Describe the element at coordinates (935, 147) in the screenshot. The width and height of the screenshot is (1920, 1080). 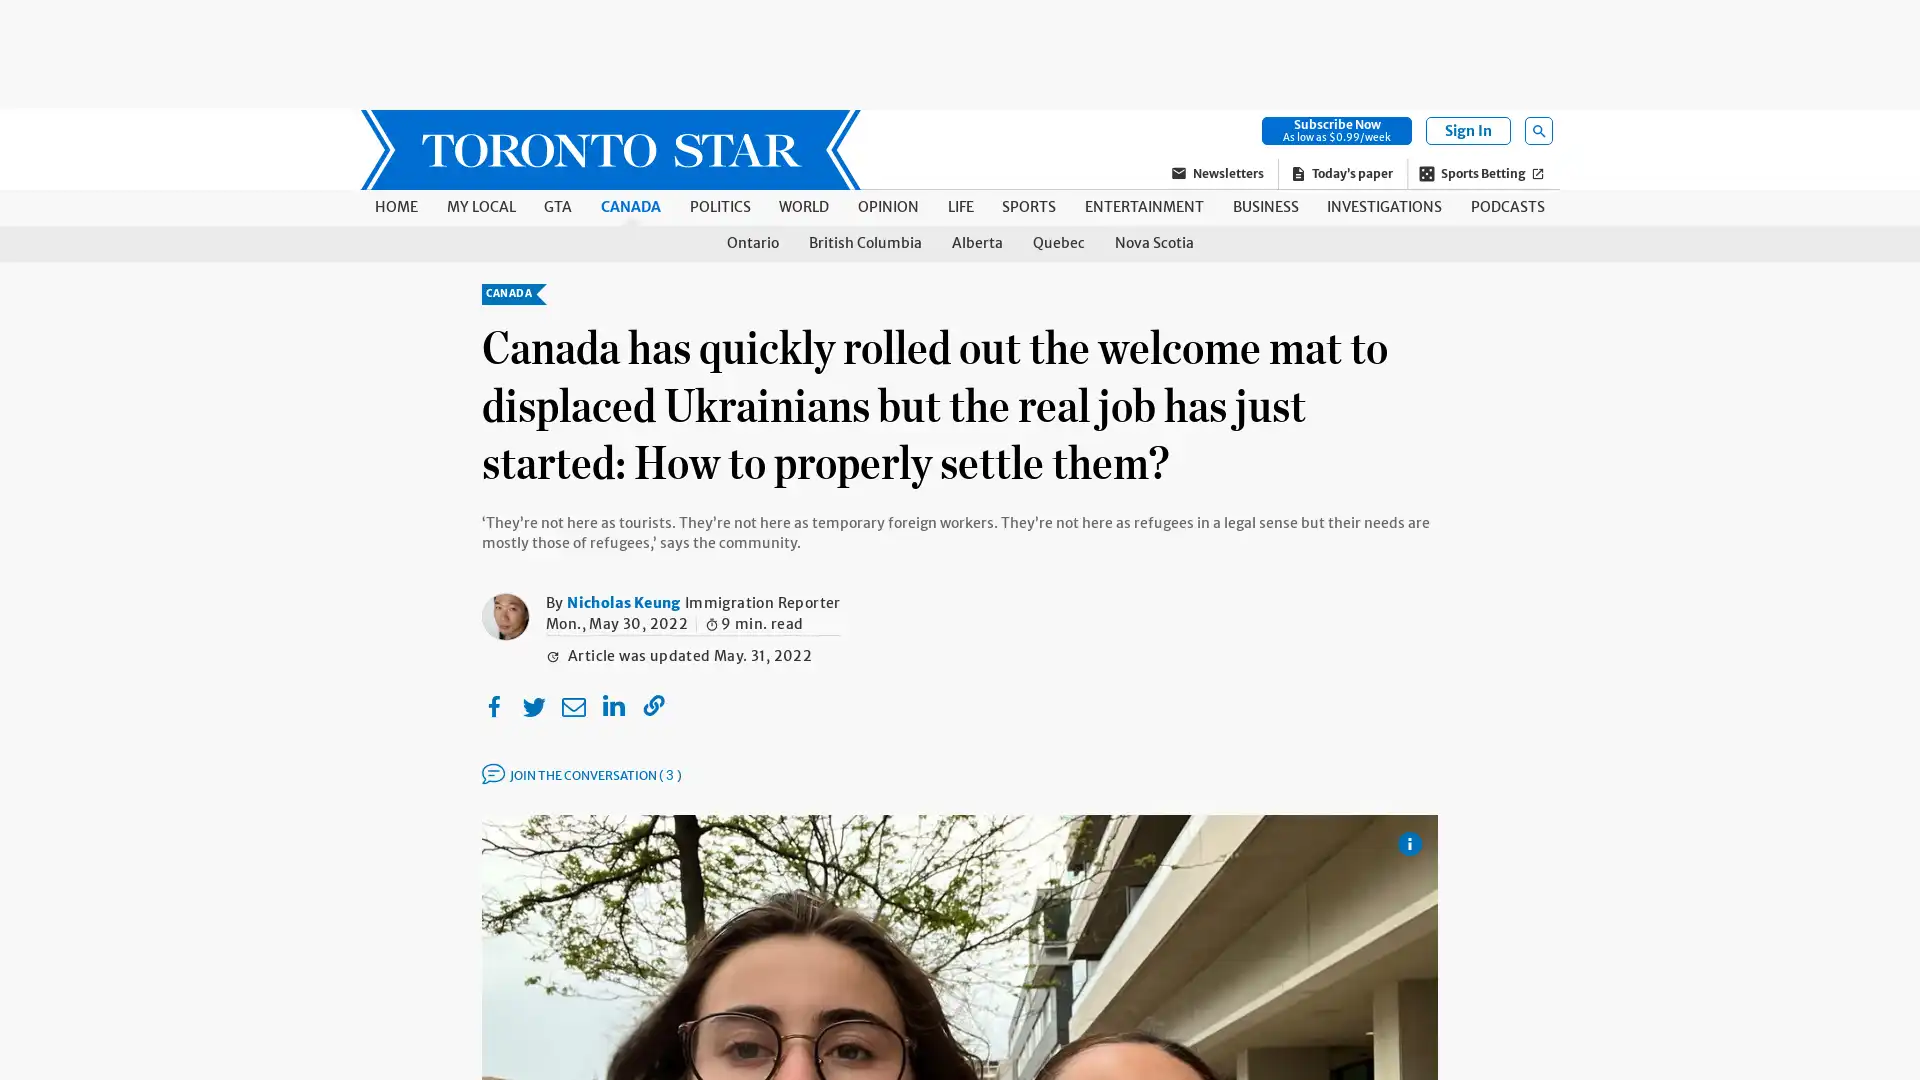
I see `SKIP TO MAIN CONTENT` at that location.